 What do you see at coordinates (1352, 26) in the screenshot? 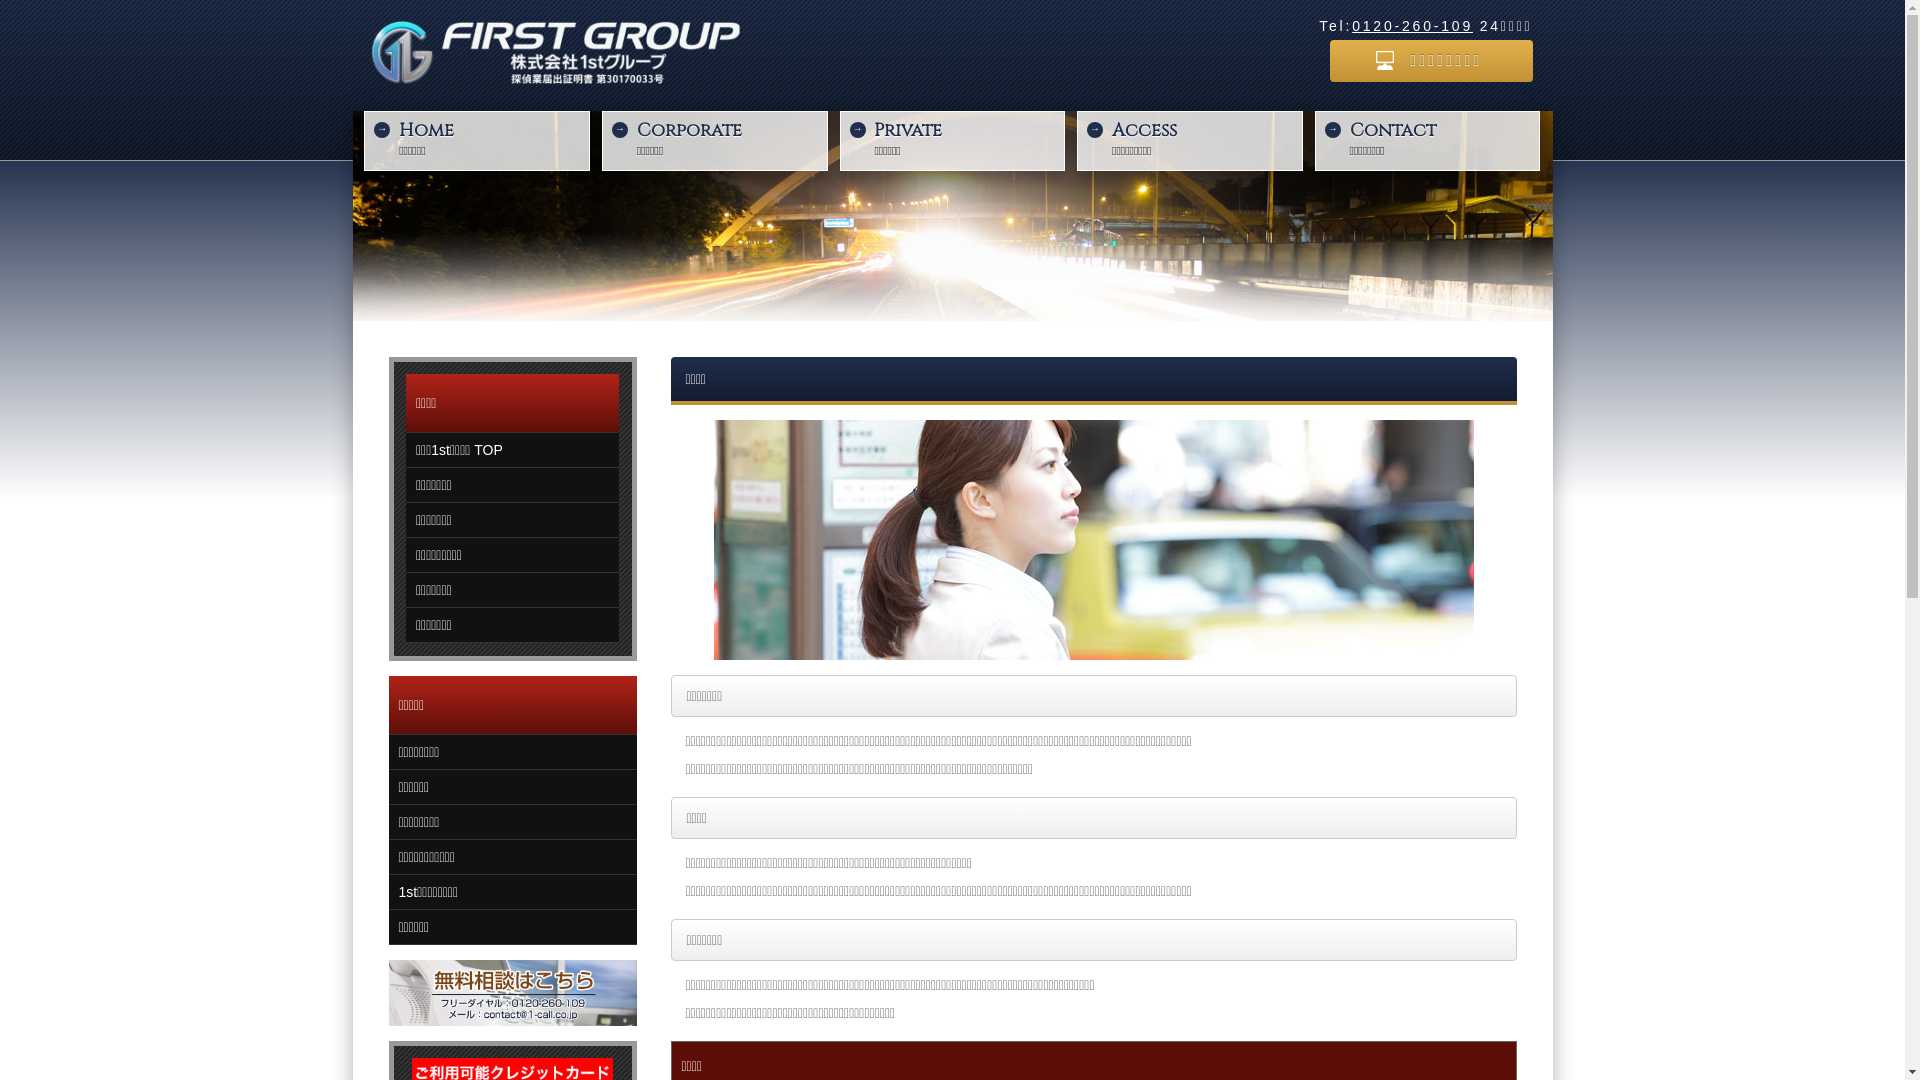
I see `'0120-260-109'` at bounding box center [1352, 26].